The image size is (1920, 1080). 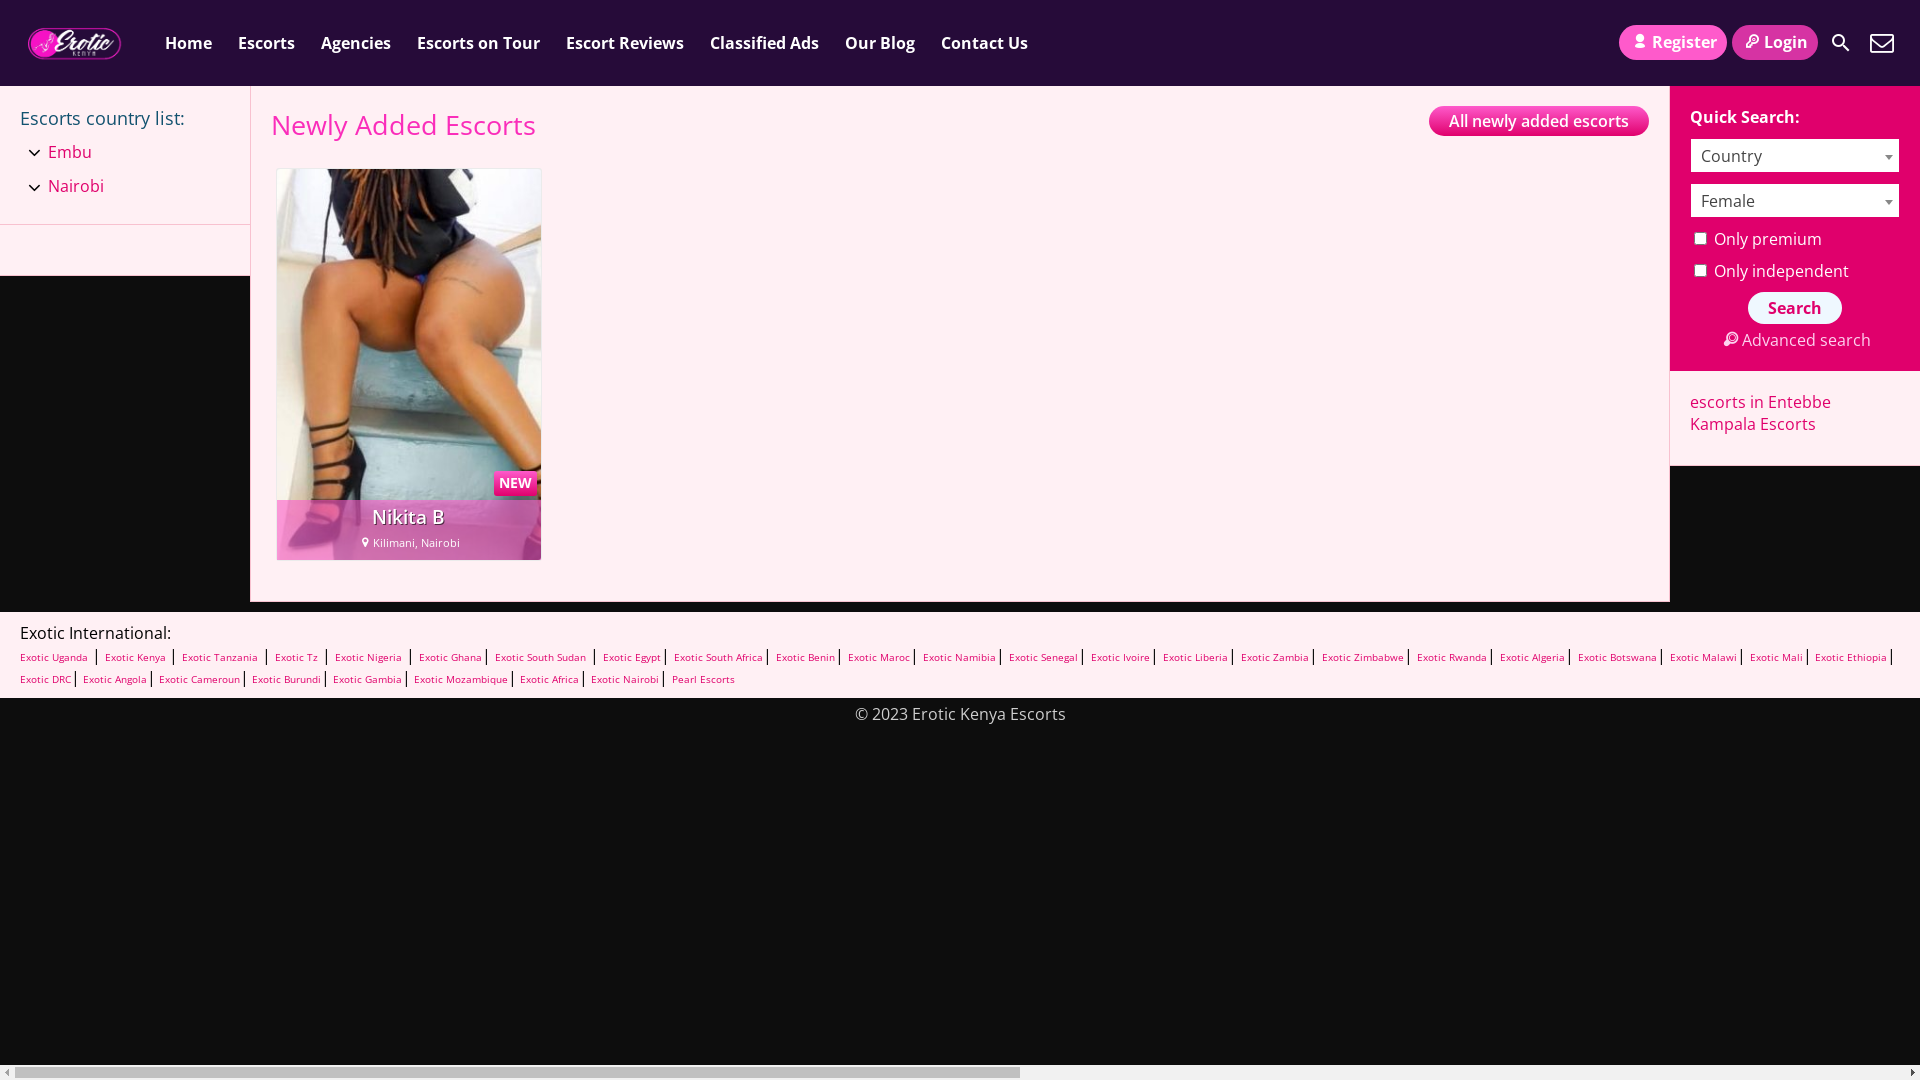 I want to click on 'Escorts', so click(x=225, y=43).